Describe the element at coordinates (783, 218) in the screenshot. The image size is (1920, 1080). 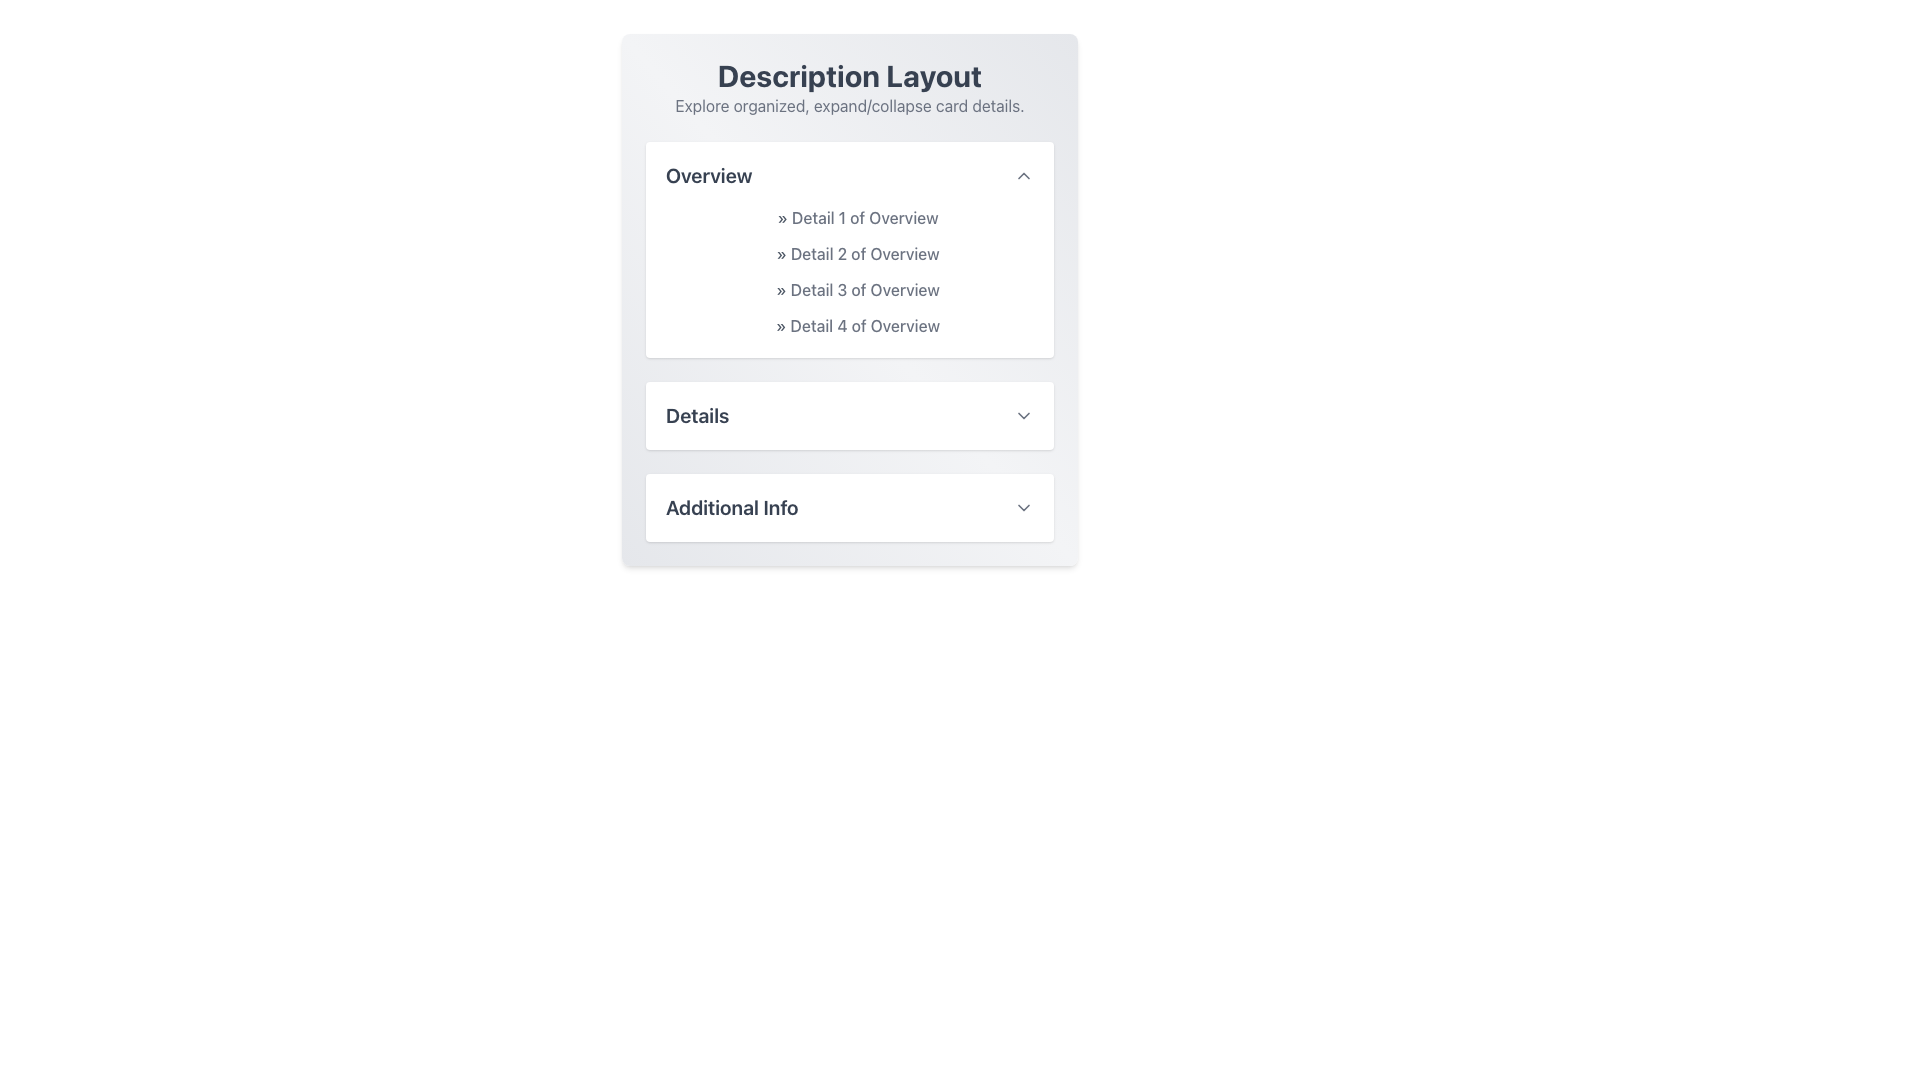
I see `the light gray decorative icon ('»') that is positioned at the start of the text line 'Detail 1 of Overview' within the collapsible 'Overview' section` at that location.